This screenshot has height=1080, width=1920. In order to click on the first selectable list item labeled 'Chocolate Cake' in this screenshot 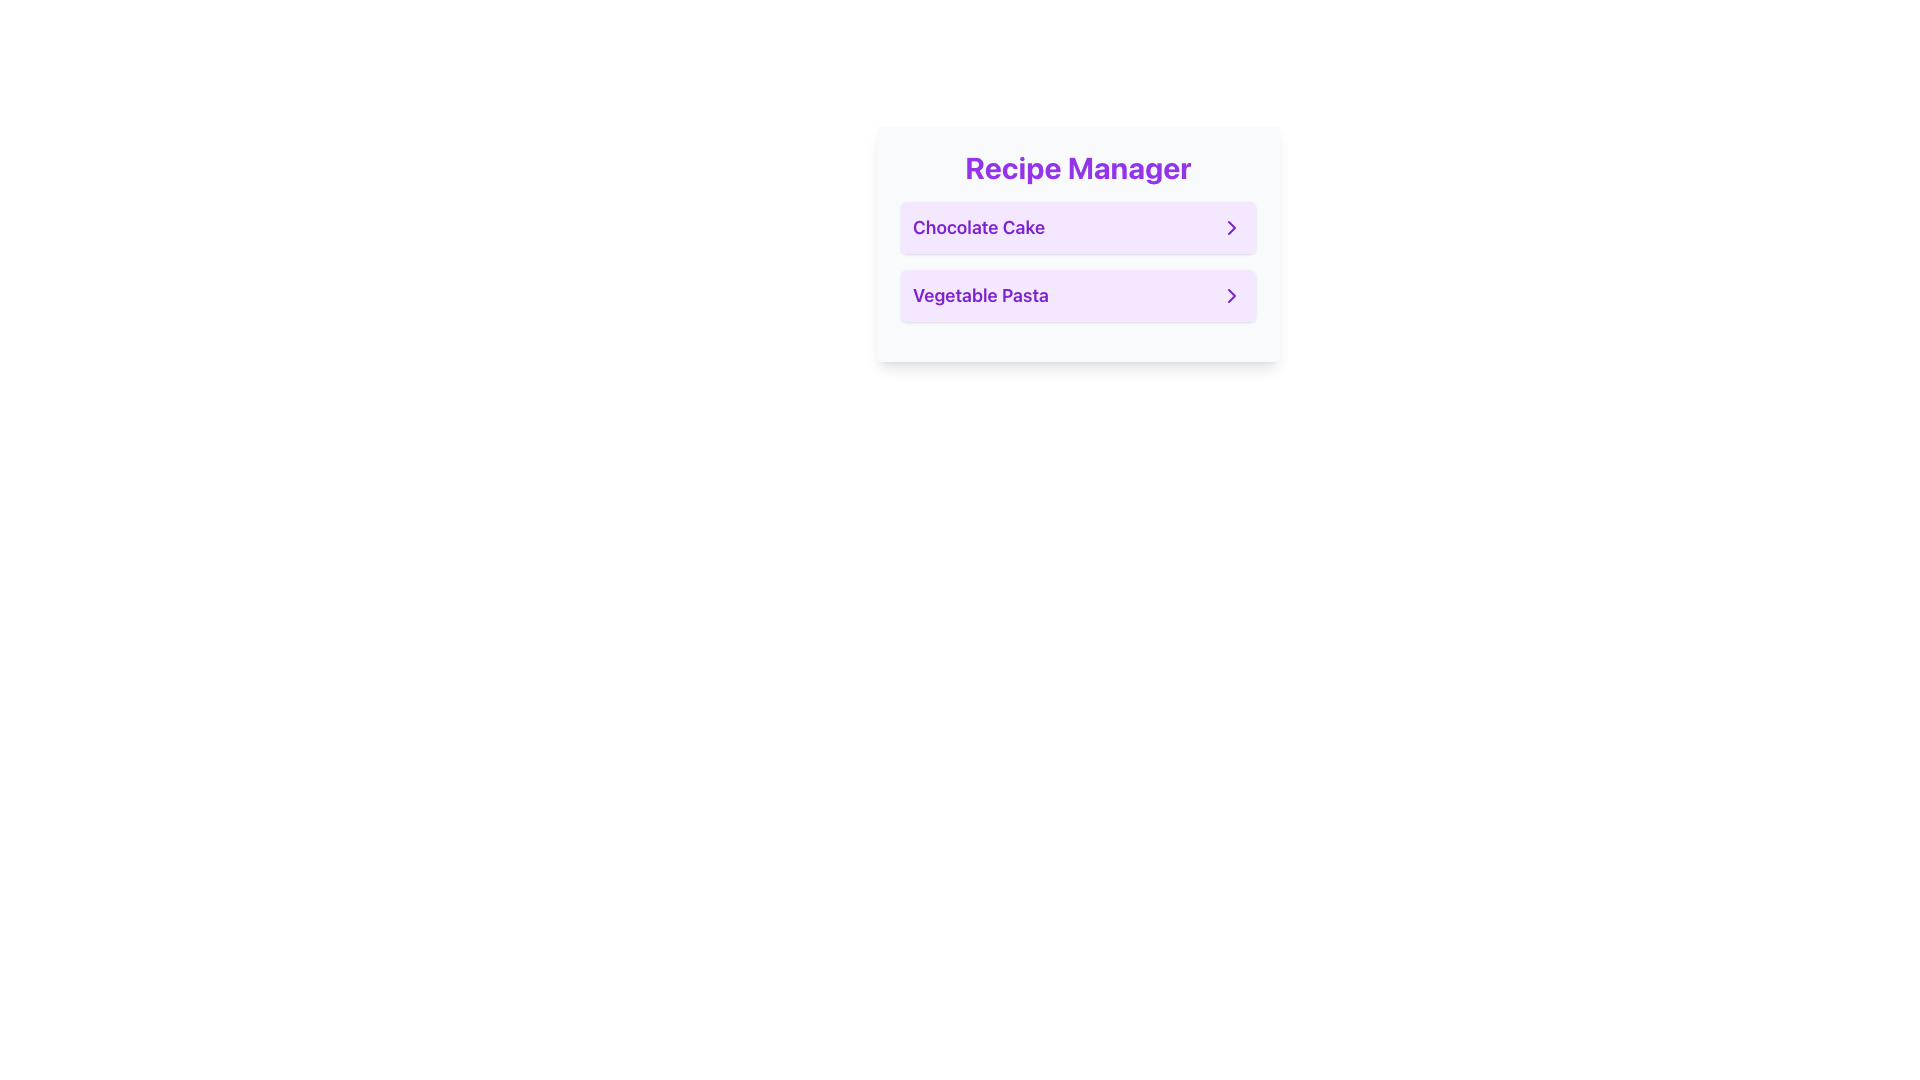, I will do `click(1077, 242)`.